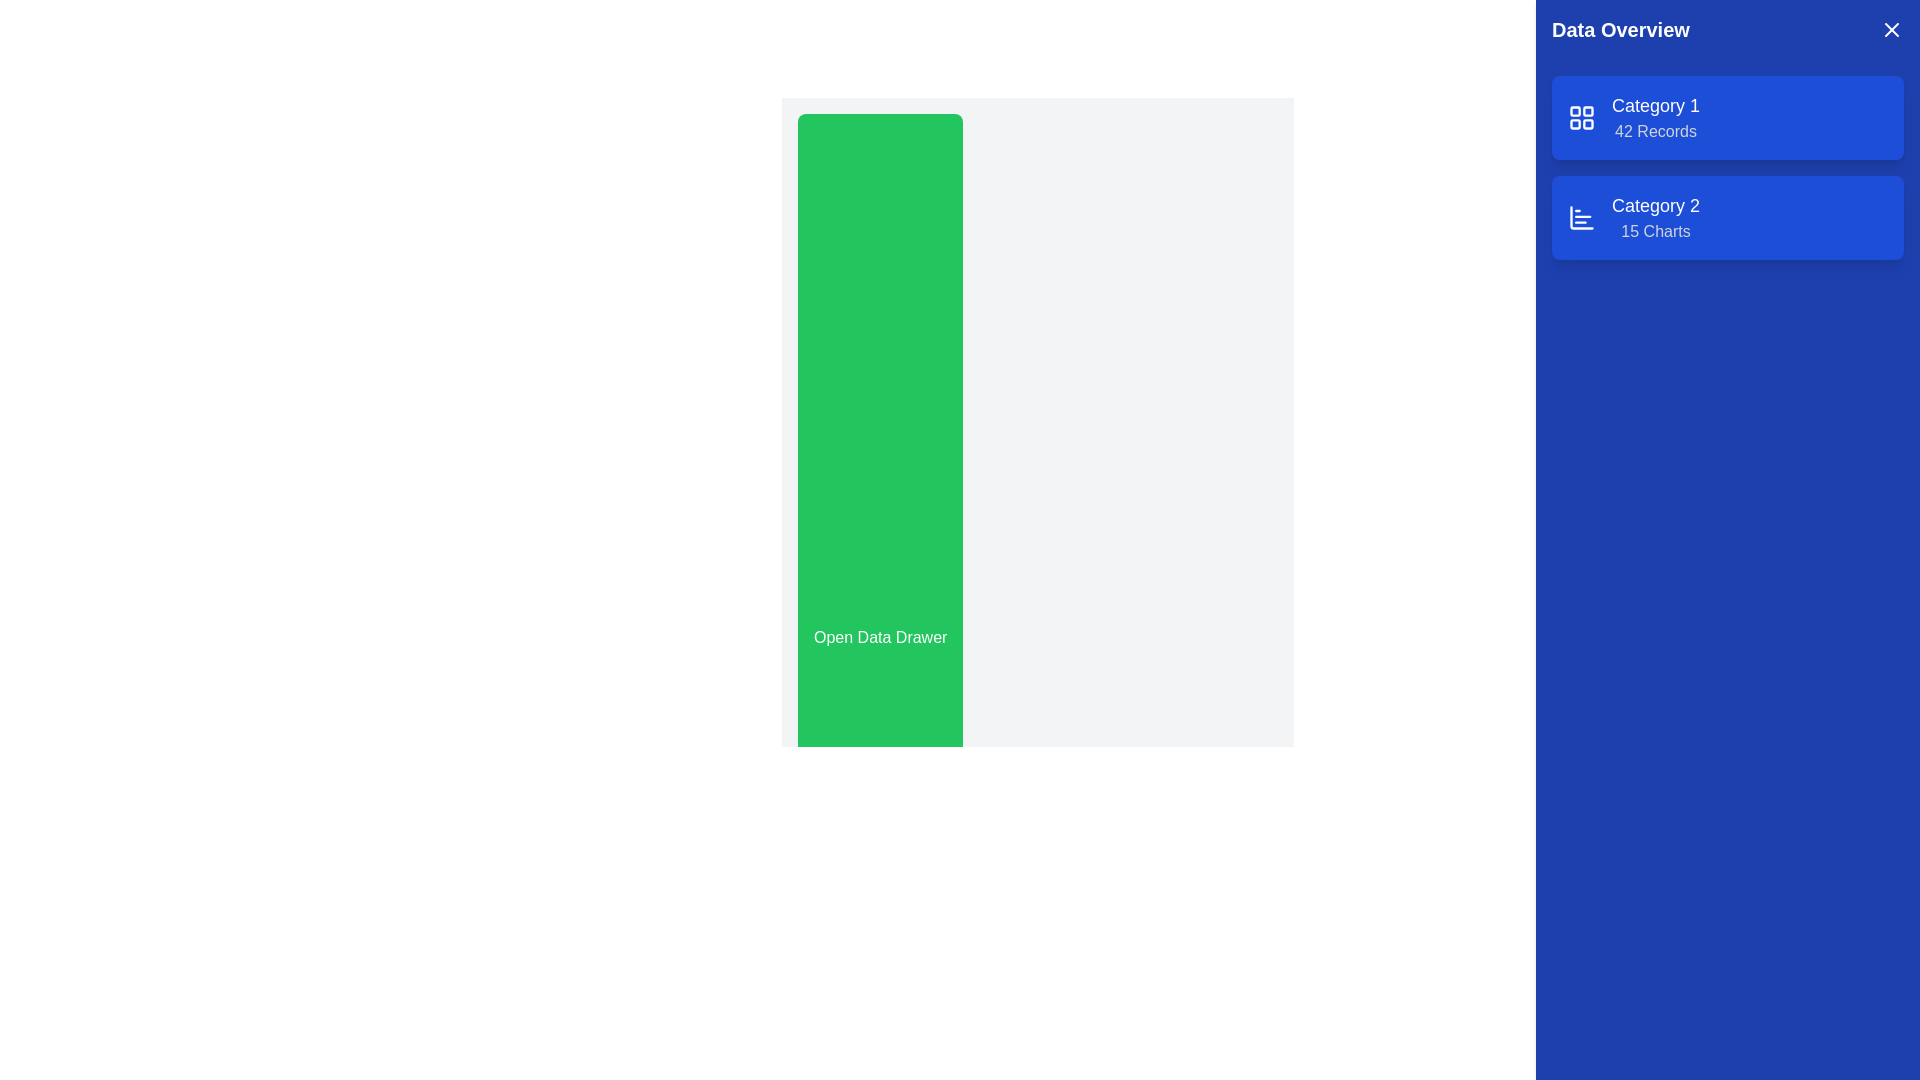 This screenshot has height=1080, width=1920. What do you see at coordinates (1656, 118) in the screenshot?
I see `the category item corresponding to Category 1` at bounding box center [1656, 118].